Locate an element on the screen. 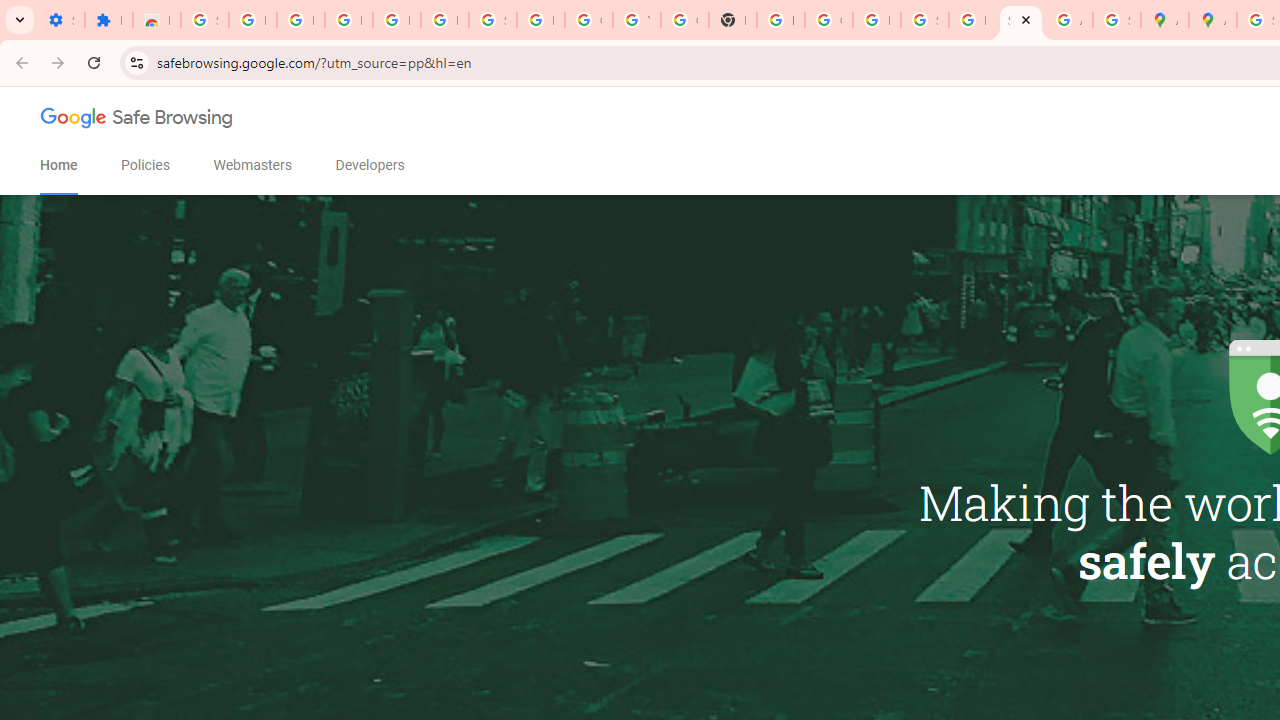 Image resolution: width=1280 pixels, height=720 pixels. 'Learn how to find your photos - Google Photos Help' is located at coordinates (396, 20).